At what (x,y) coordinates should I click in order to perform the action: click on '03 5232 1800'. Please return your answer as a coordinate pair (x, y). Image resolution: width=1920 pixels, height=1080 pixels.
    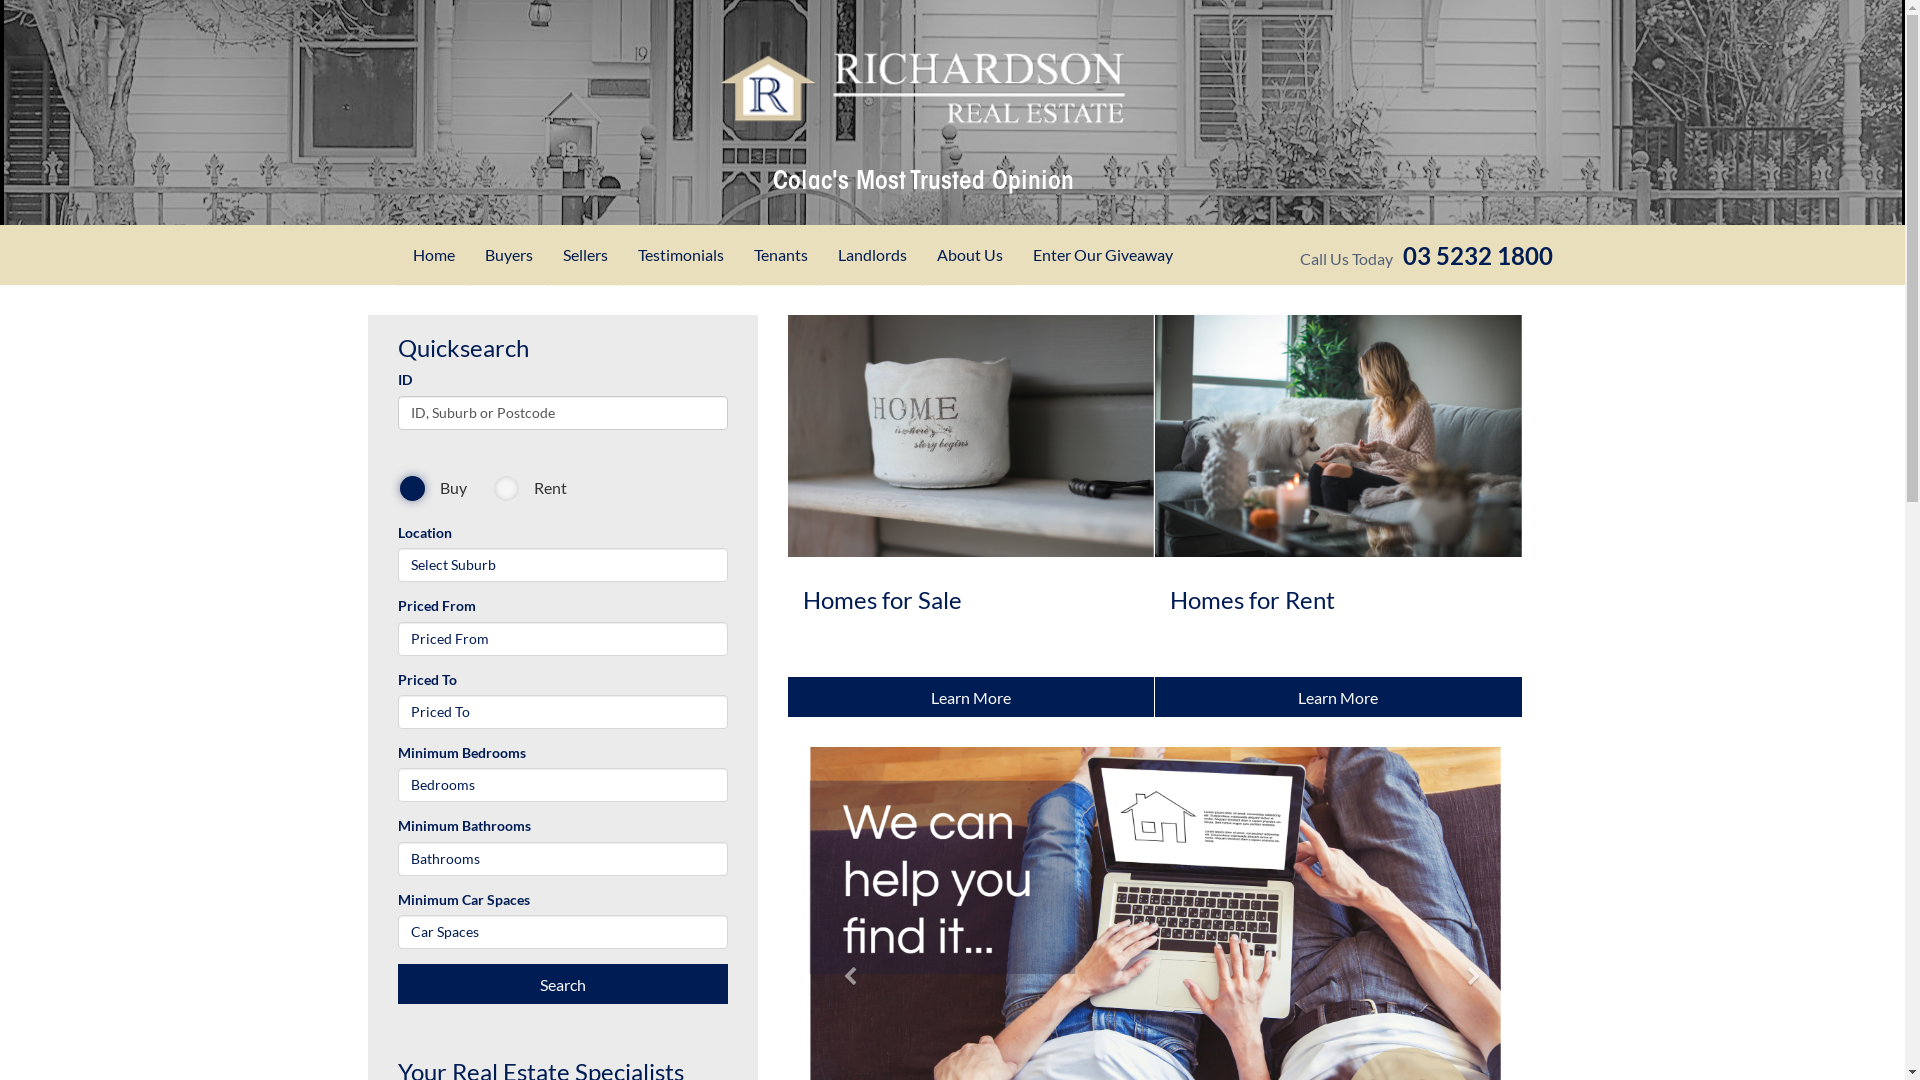
    Looking at the image, I should click on (1477, 254).